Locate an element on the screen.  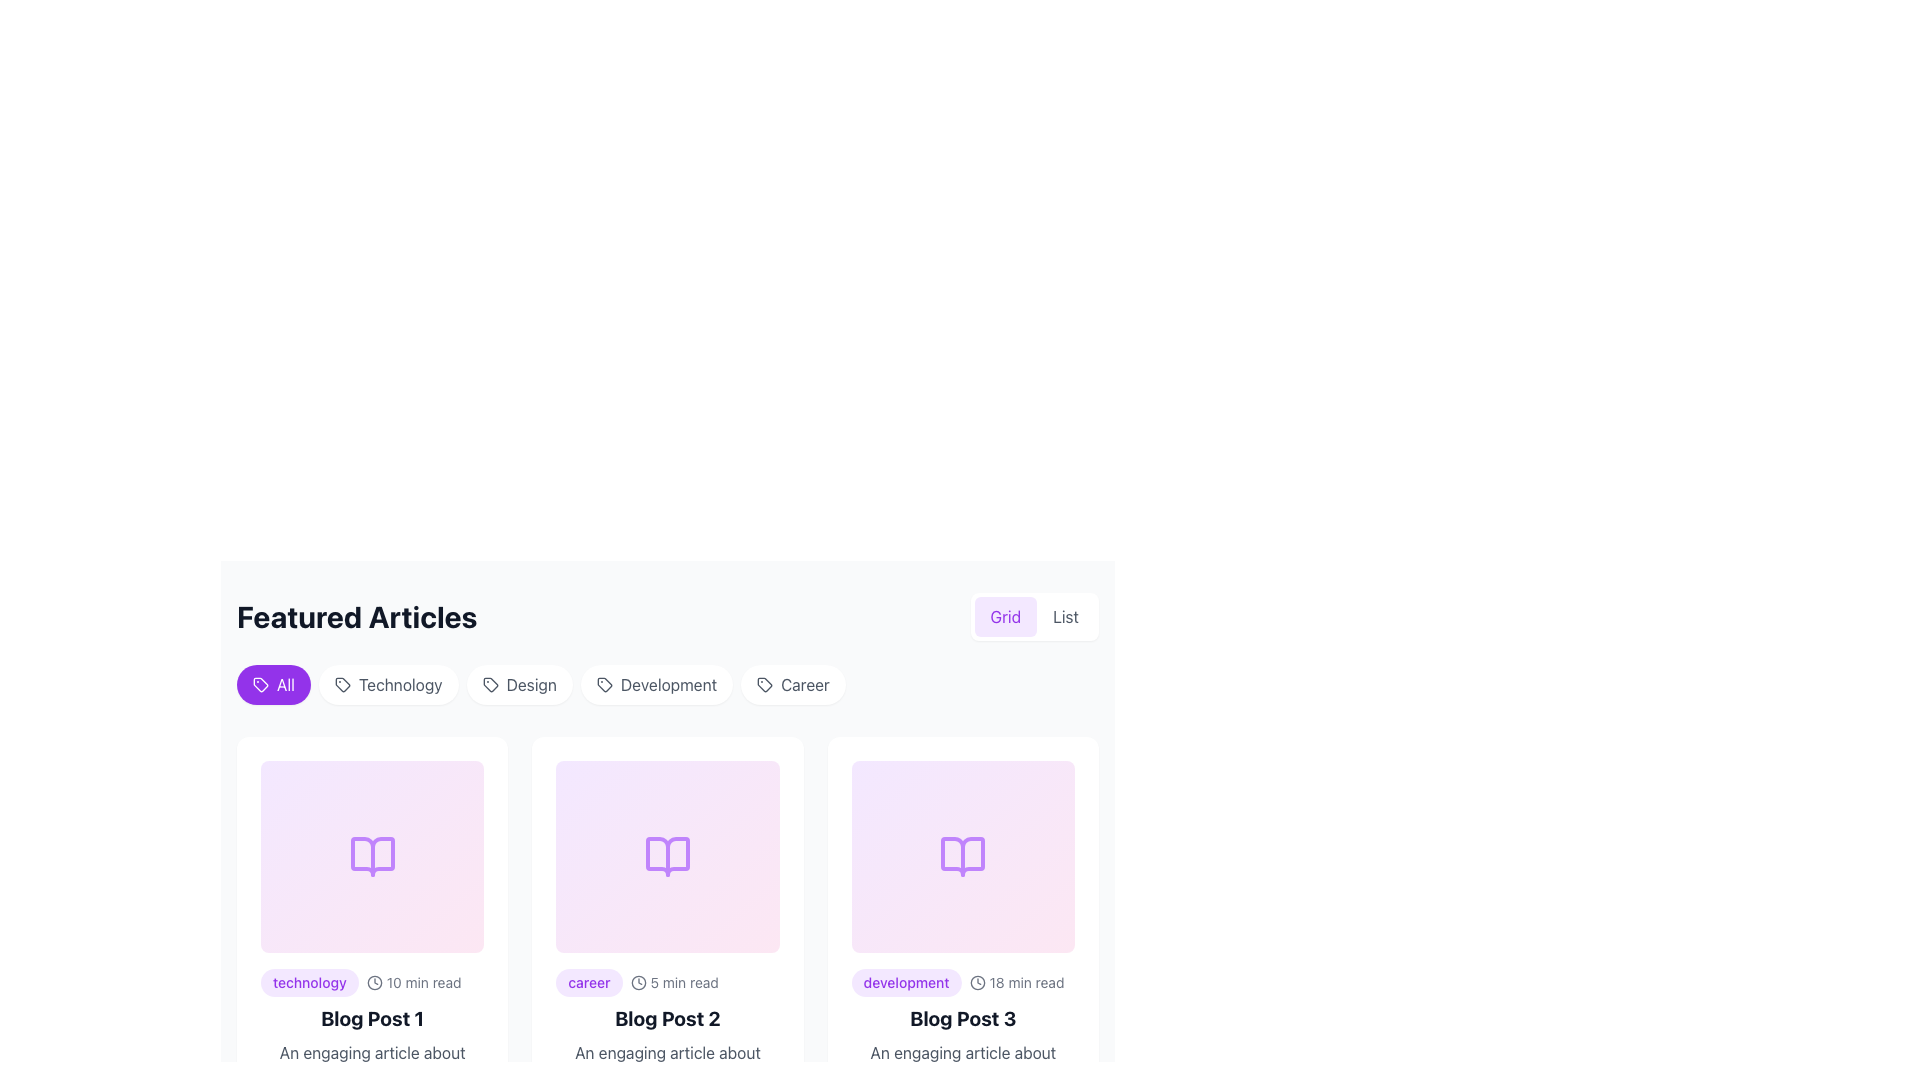
the fifth button in the horizontal list, which is styled for navigation or filtering purposes is located at coordinates (792, 684).